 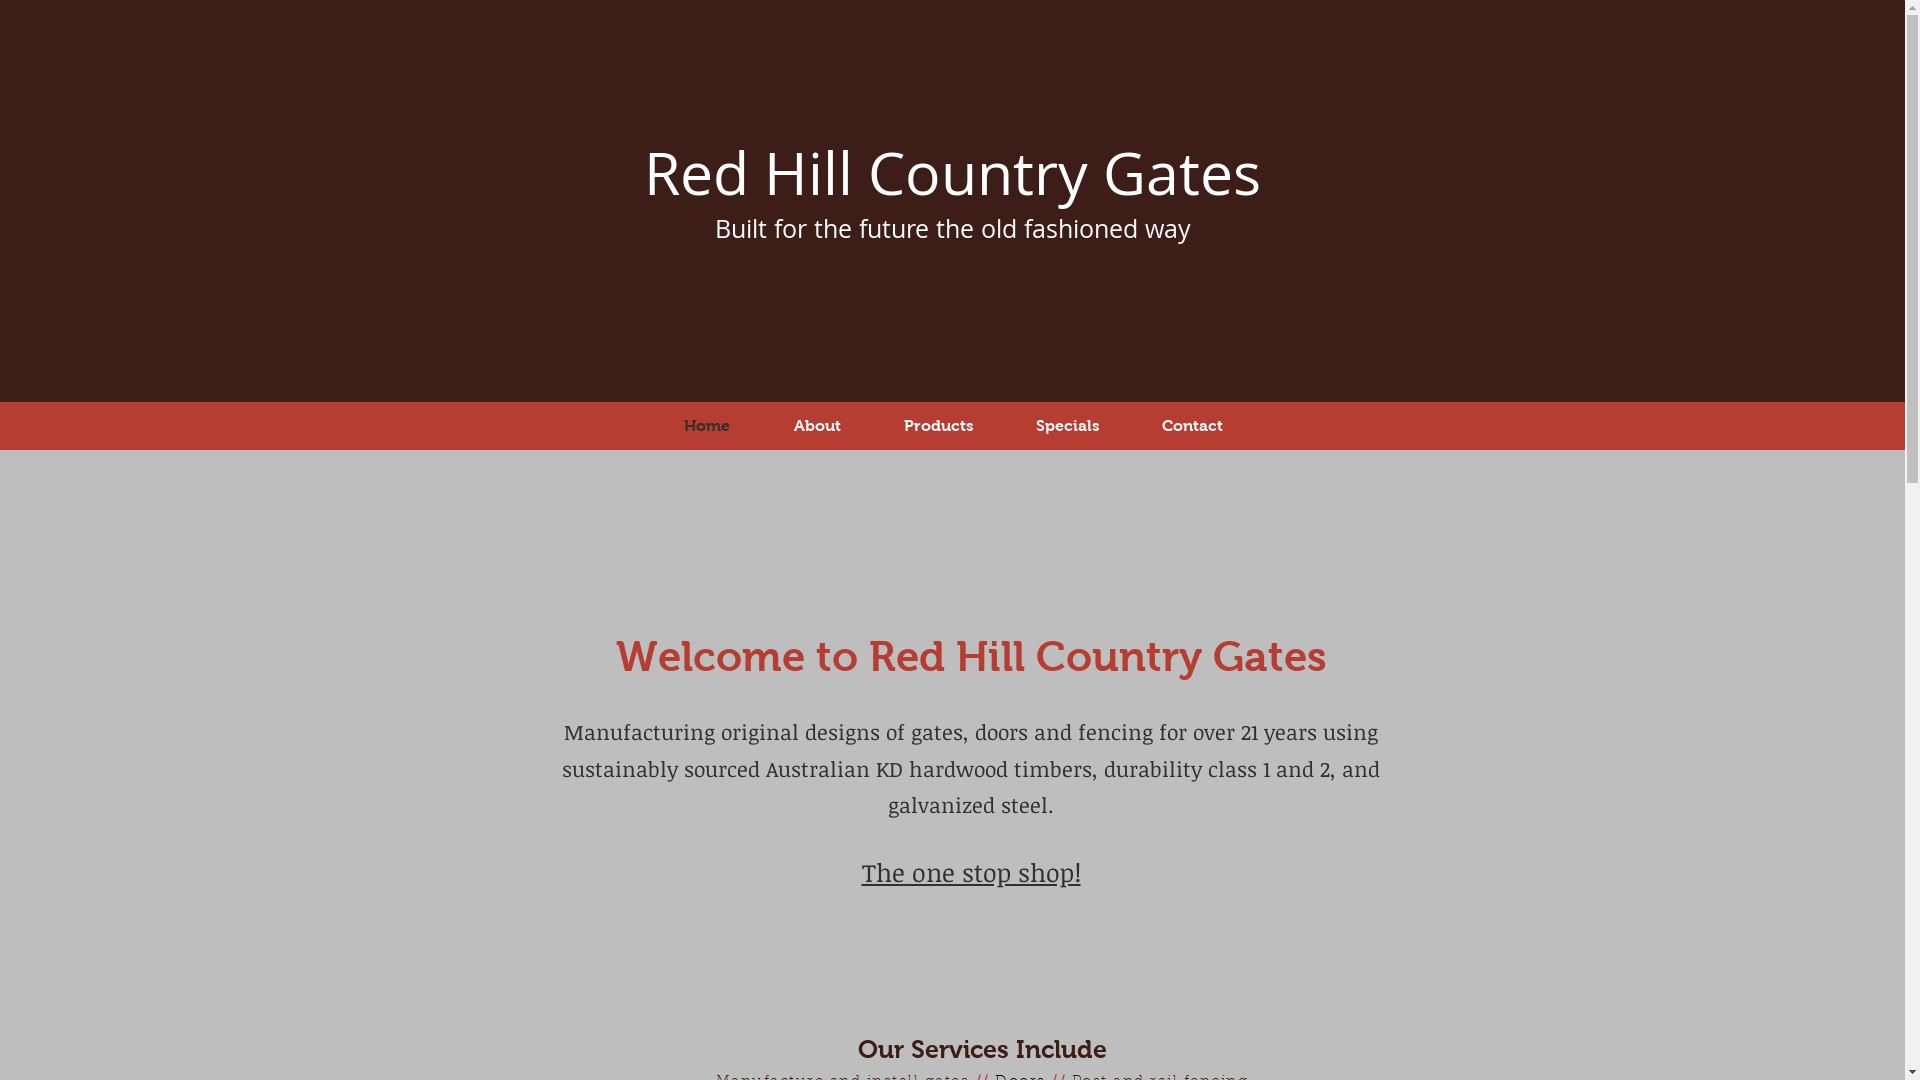 I want to click on 'About', so click(x=817, y=424).